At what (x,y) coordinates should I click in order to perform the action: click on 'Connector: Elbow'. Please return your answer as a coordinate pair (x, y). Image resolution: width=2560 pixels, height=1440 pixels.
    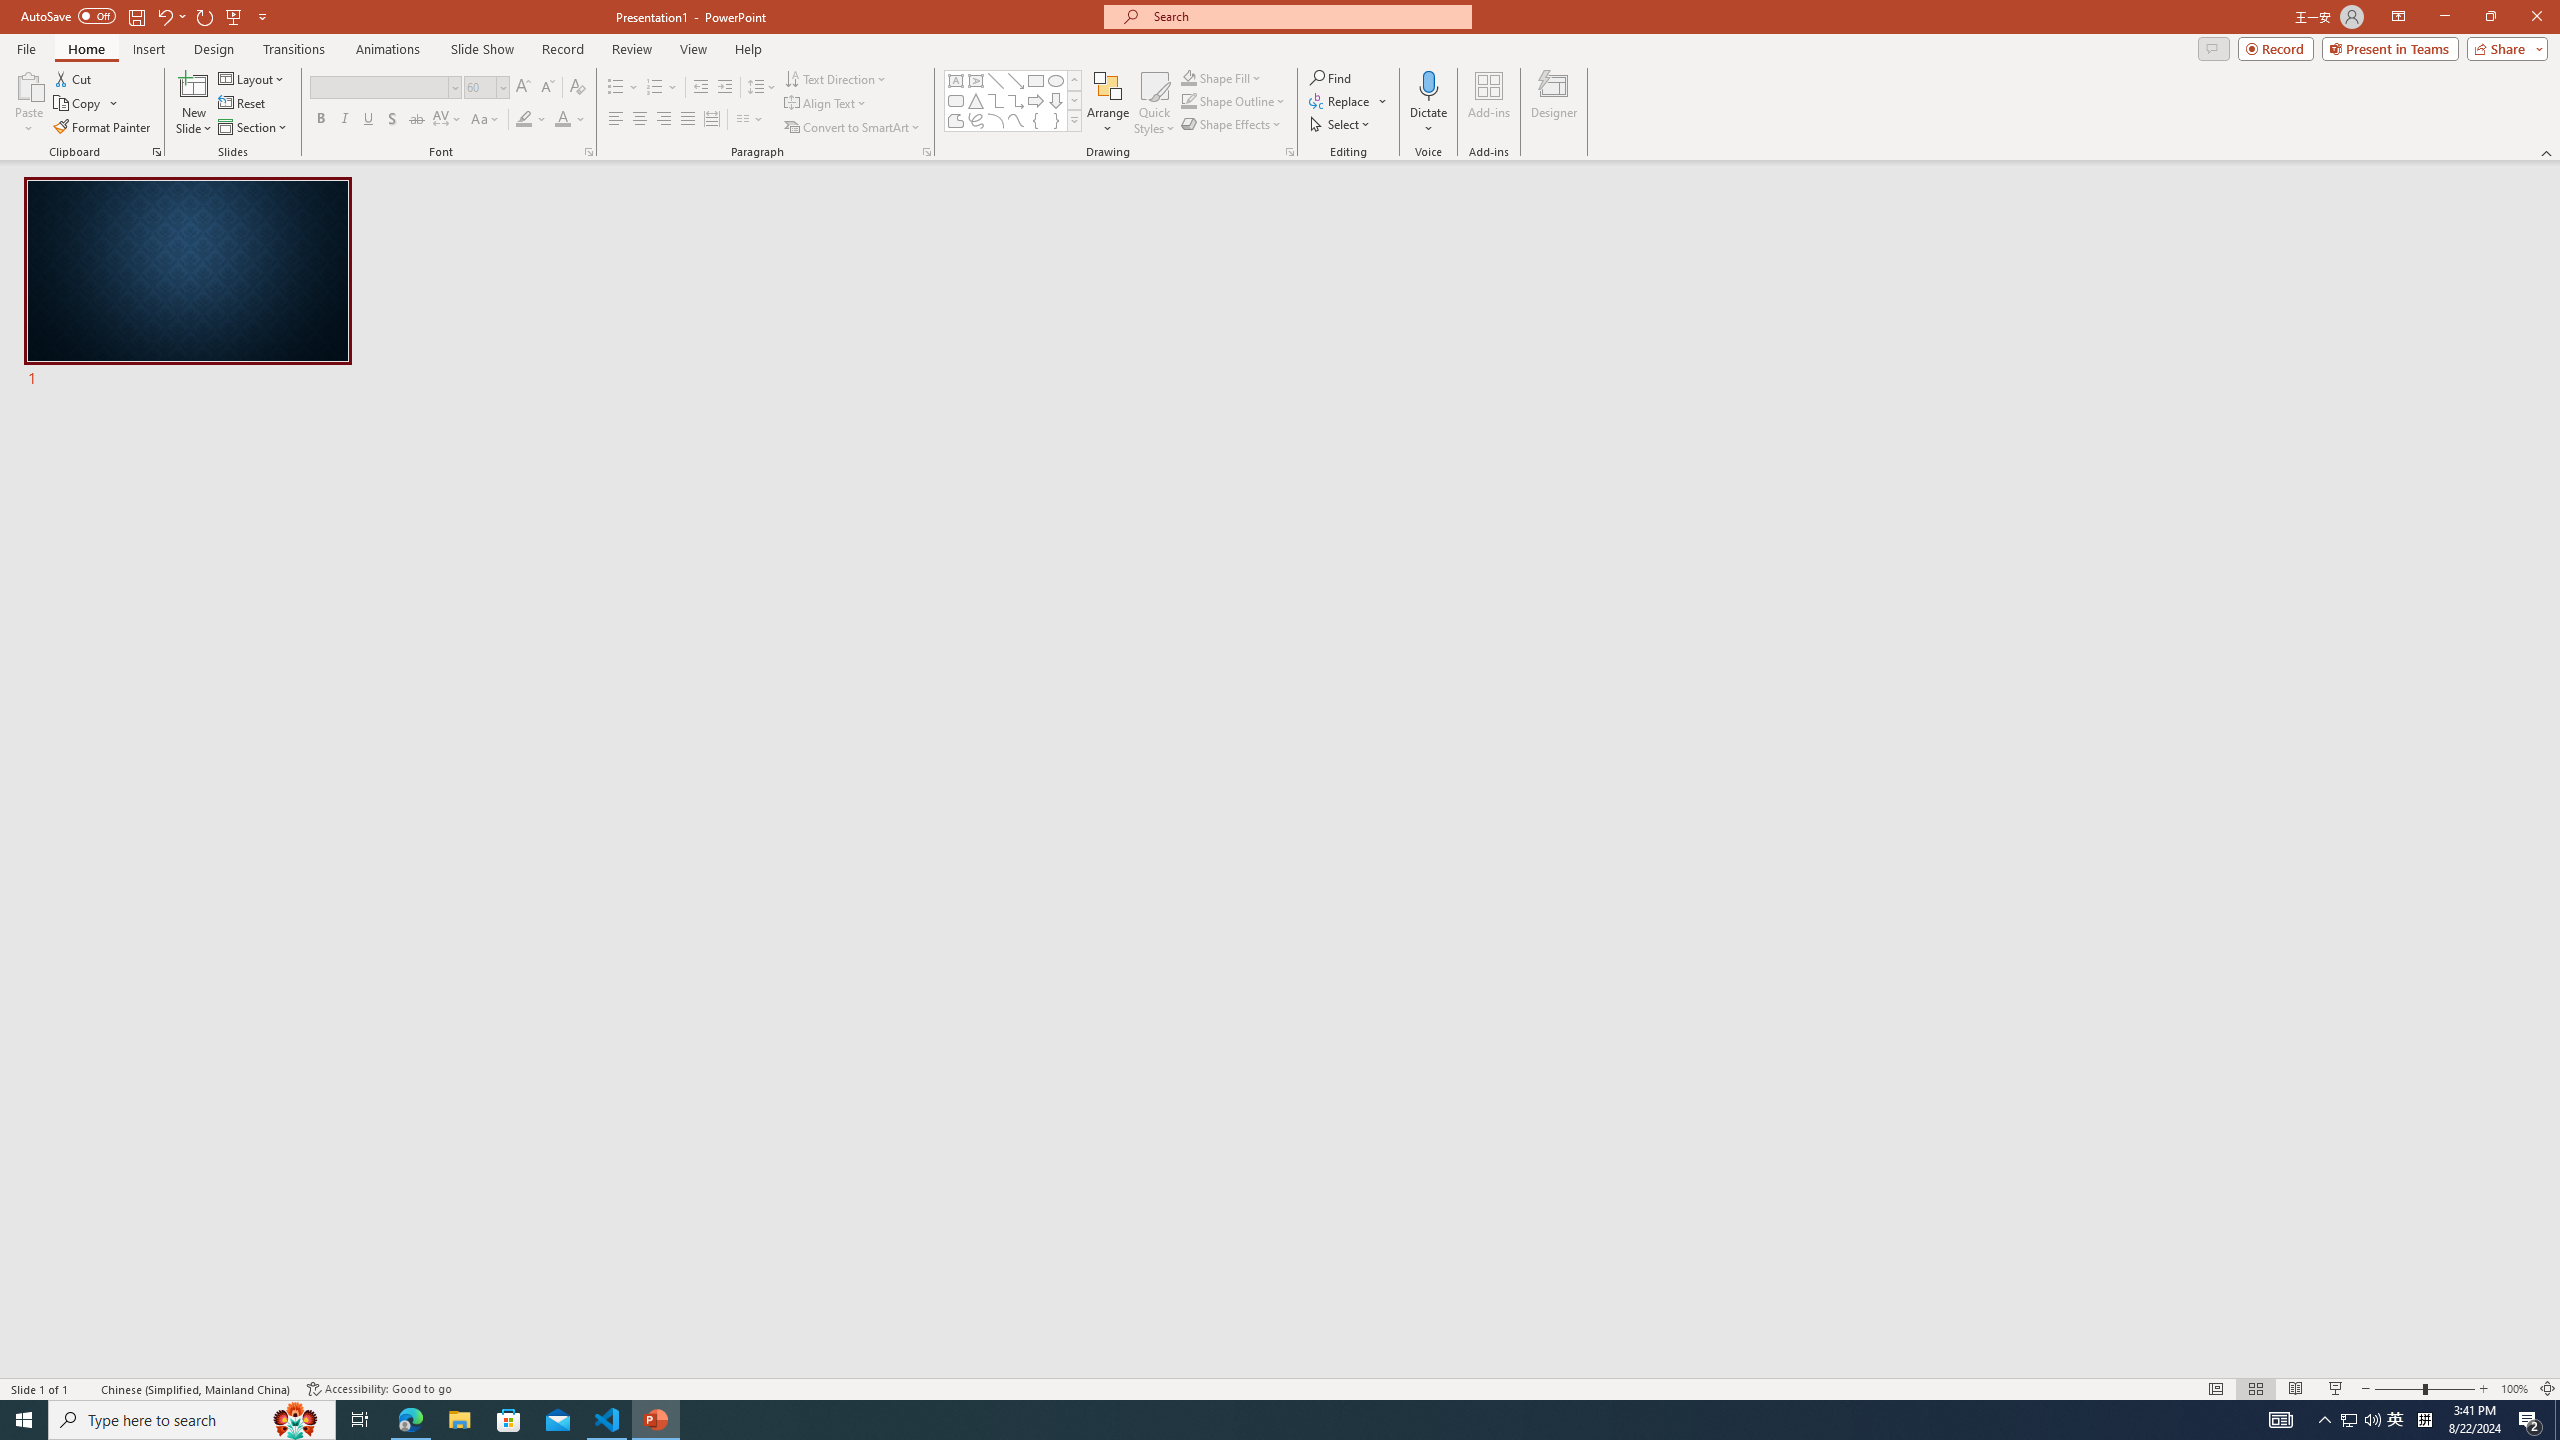
    Looking at the image, I should click on (994, 99).